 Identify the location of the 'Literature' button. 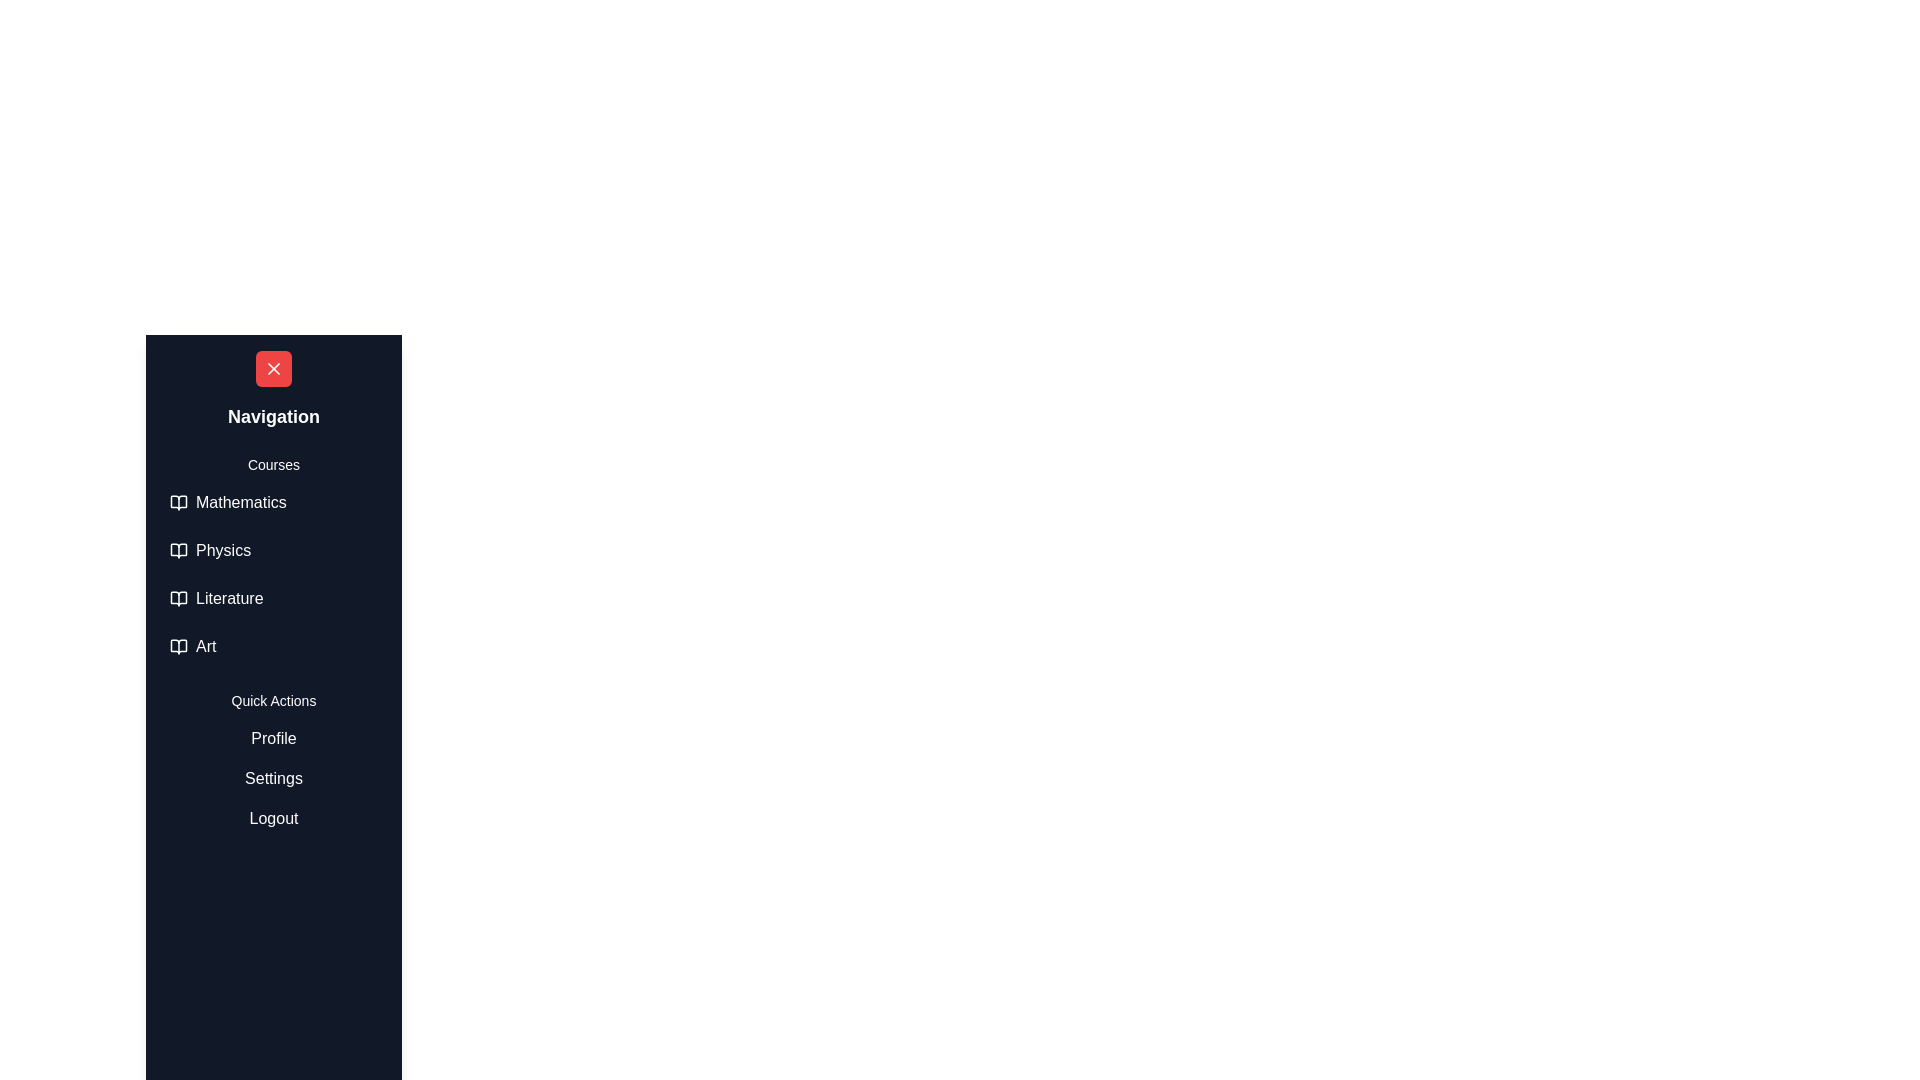
(272, 597).